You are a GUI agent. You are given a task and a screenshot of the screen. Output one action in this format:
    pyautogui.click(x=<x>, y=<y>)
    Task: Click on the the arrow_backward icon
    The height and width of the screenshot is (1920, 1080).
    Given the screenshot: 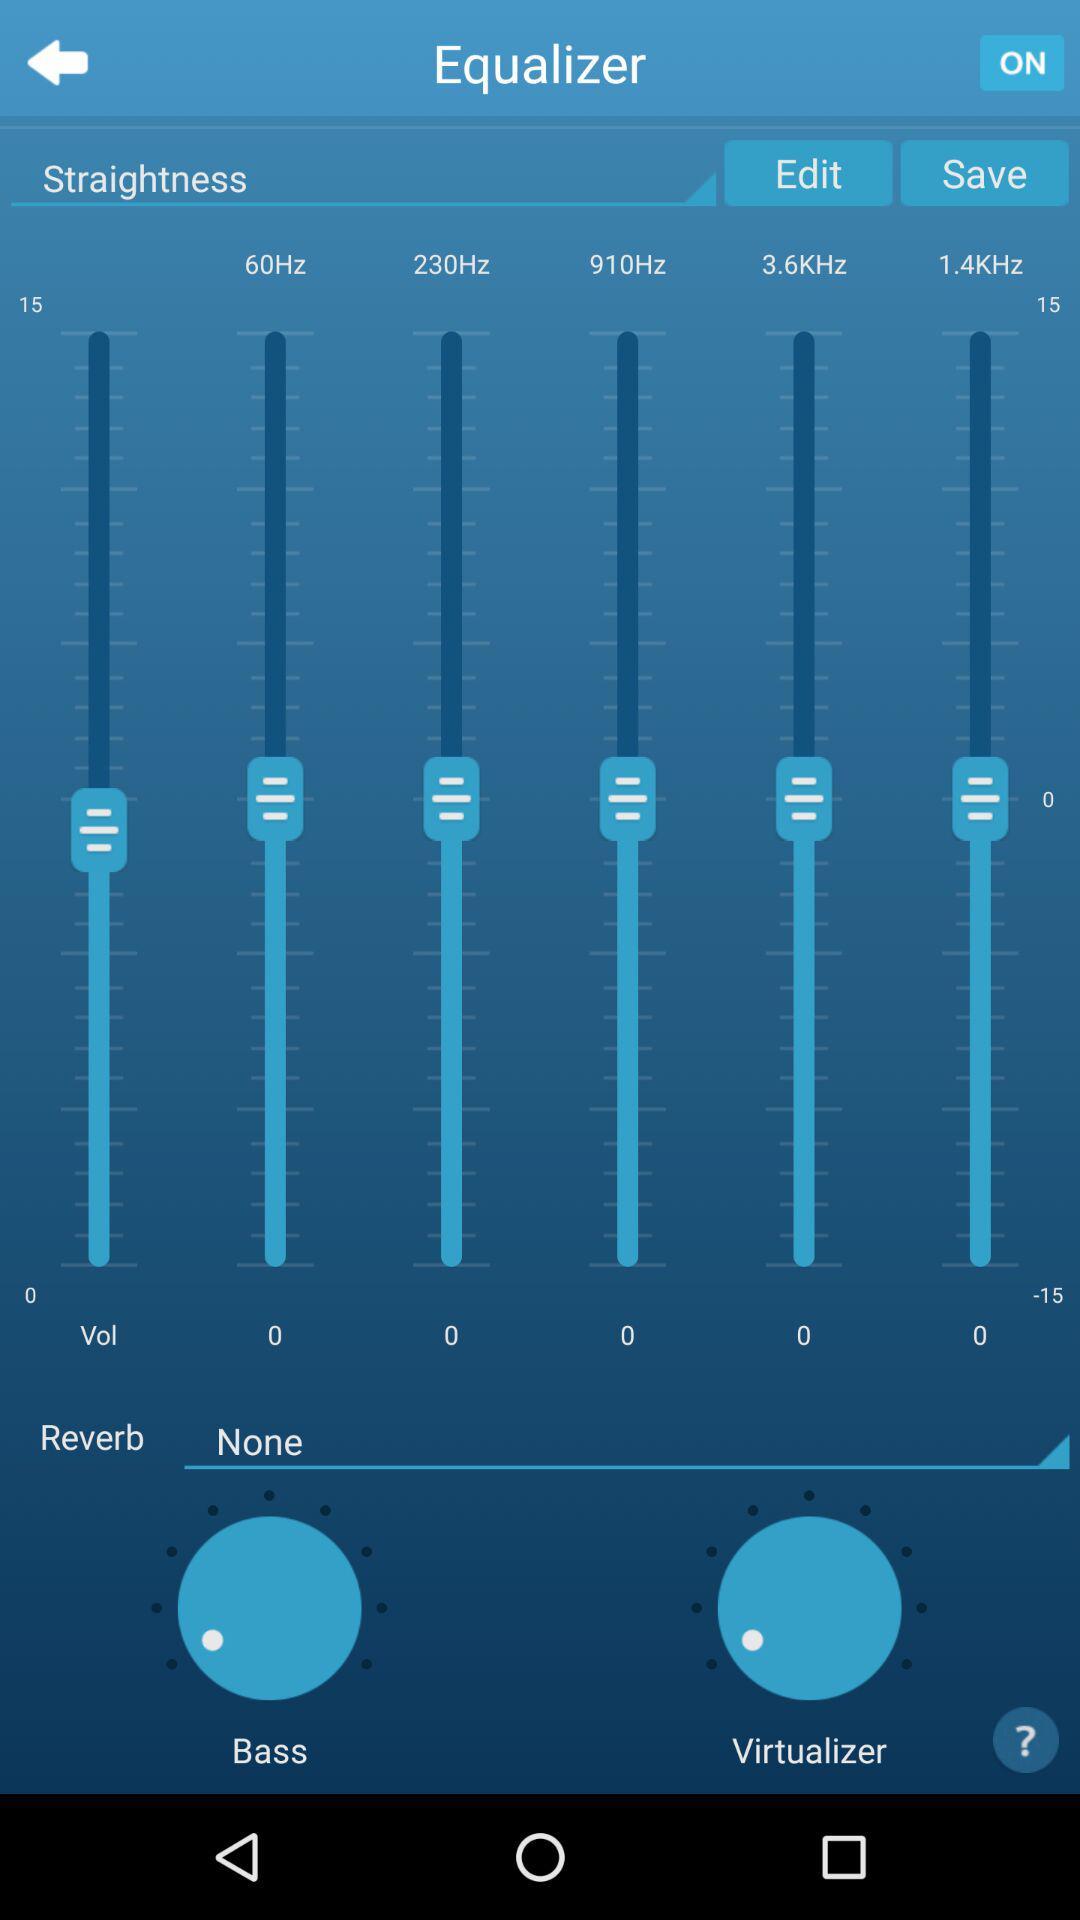 What is the action you would take?
    pyautogui.click(x=56, y=67)
    